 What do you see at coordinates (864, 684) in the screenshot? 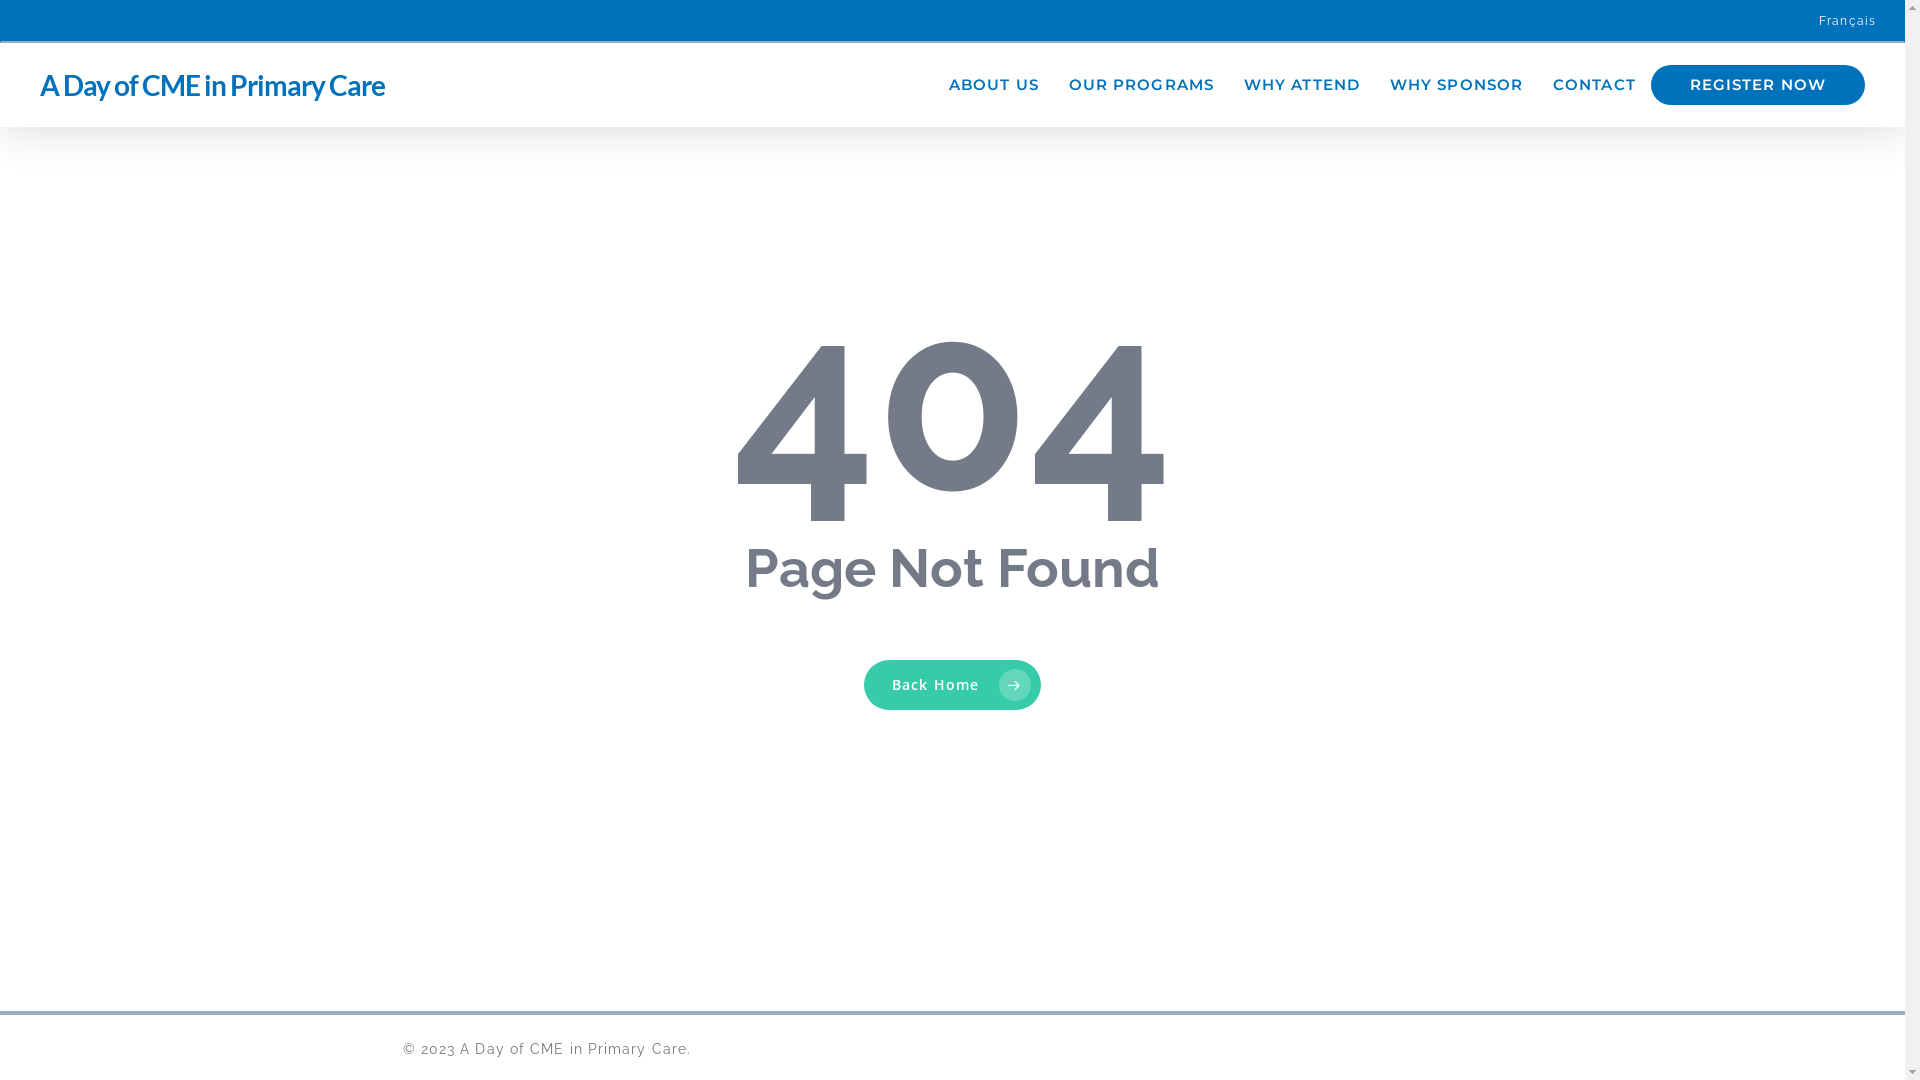
I see `'Back Home'` at bounding box center [864, 684].